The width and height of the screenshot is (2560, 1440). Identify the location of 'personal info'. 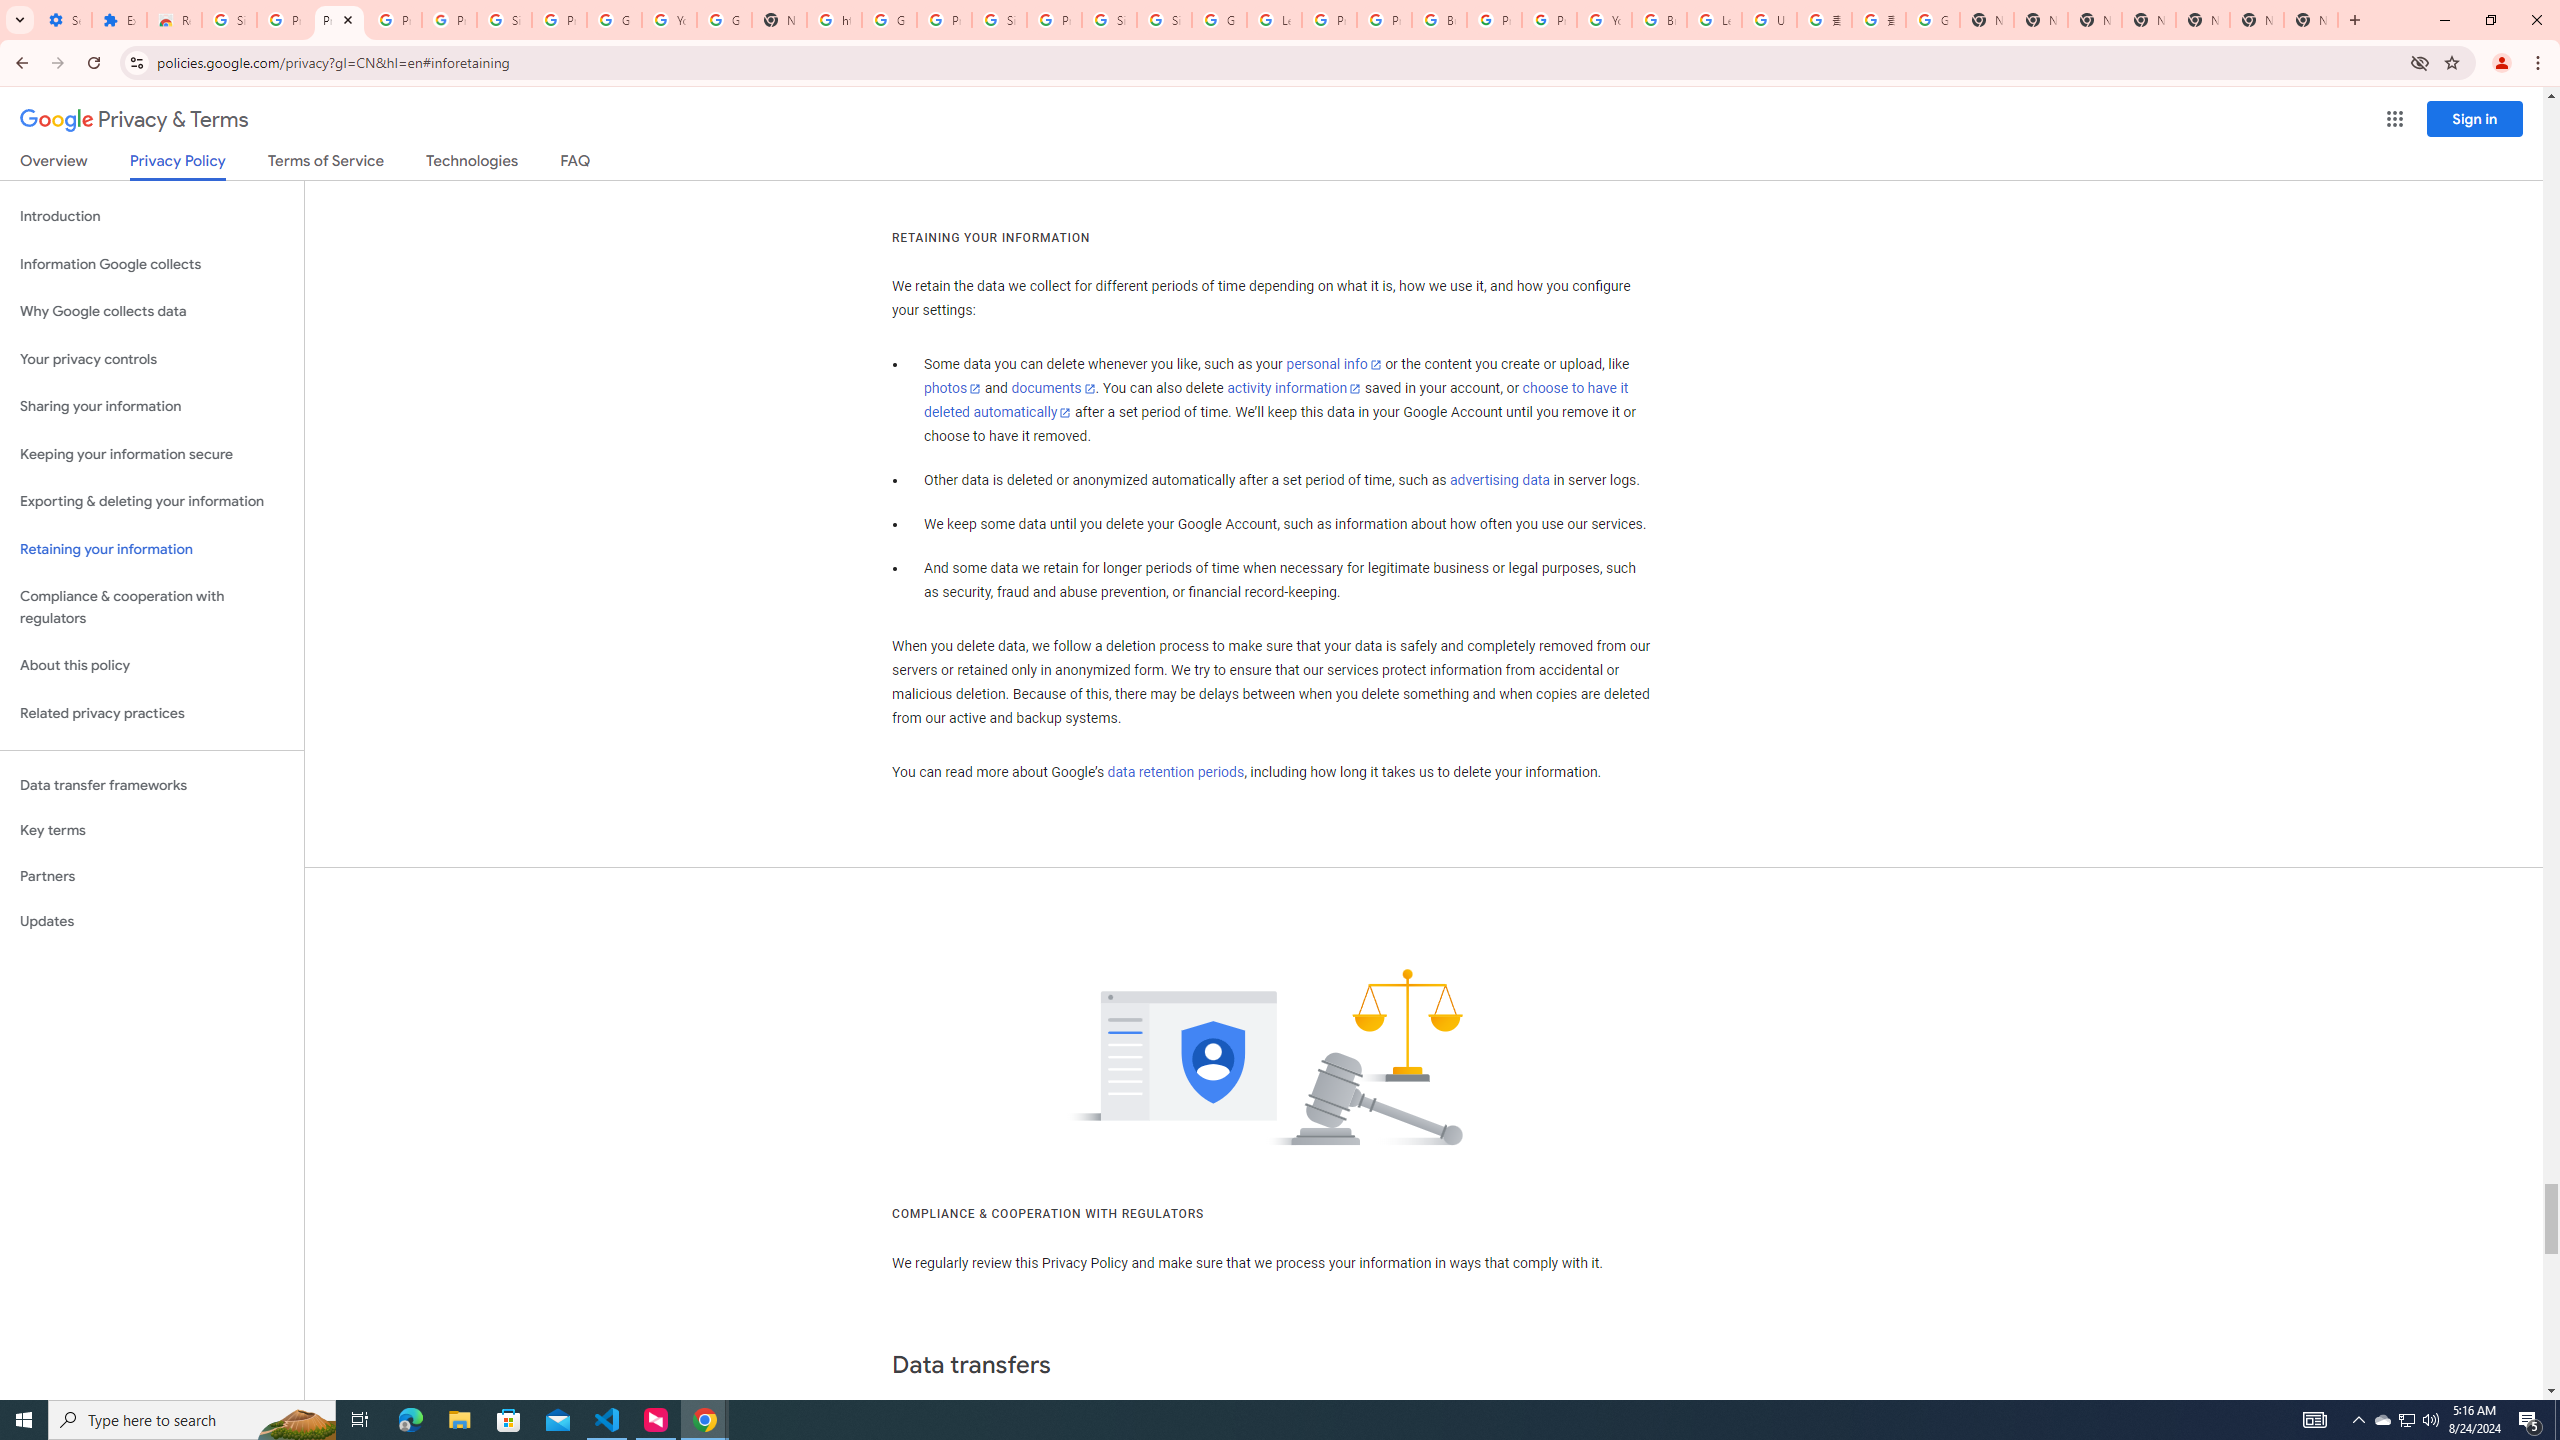
(1332, 364).